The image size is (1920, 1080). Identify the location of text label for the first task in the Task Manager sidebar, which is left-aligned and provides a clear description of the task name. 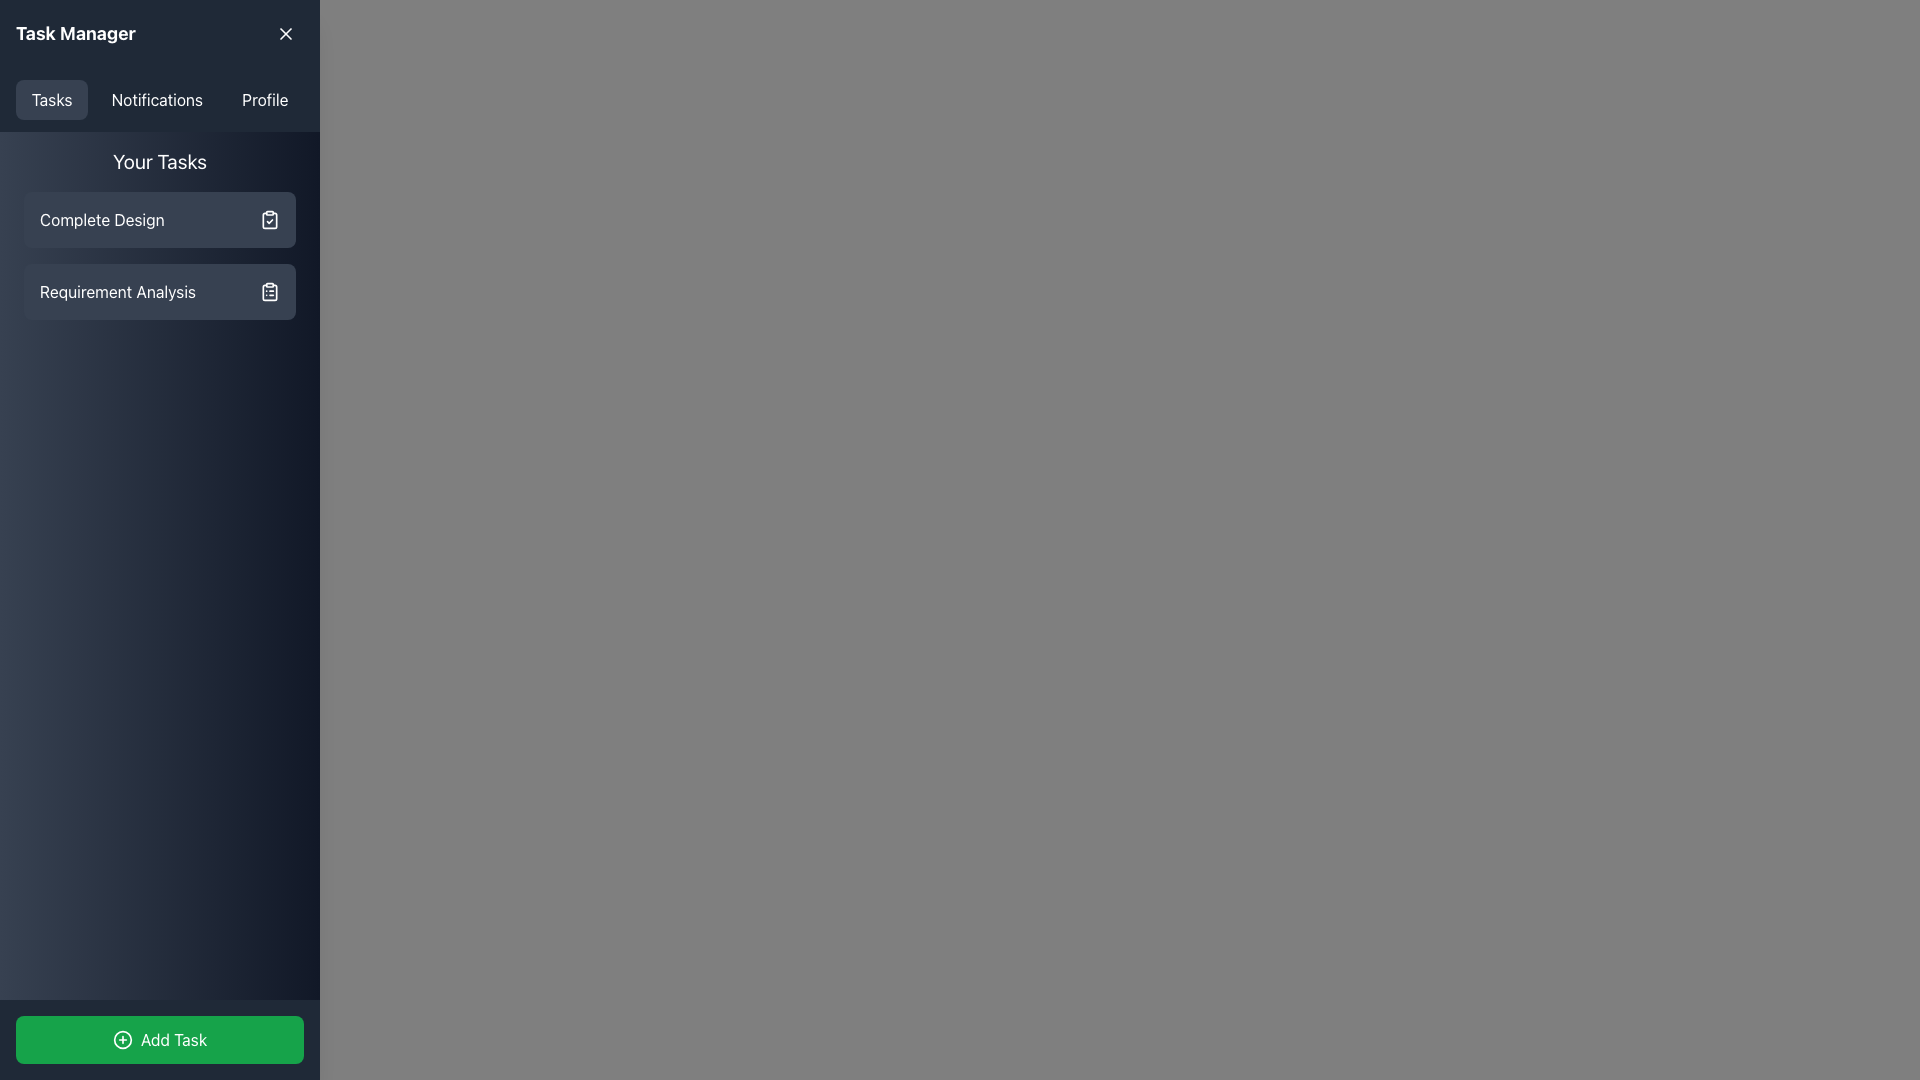
(101, 219).